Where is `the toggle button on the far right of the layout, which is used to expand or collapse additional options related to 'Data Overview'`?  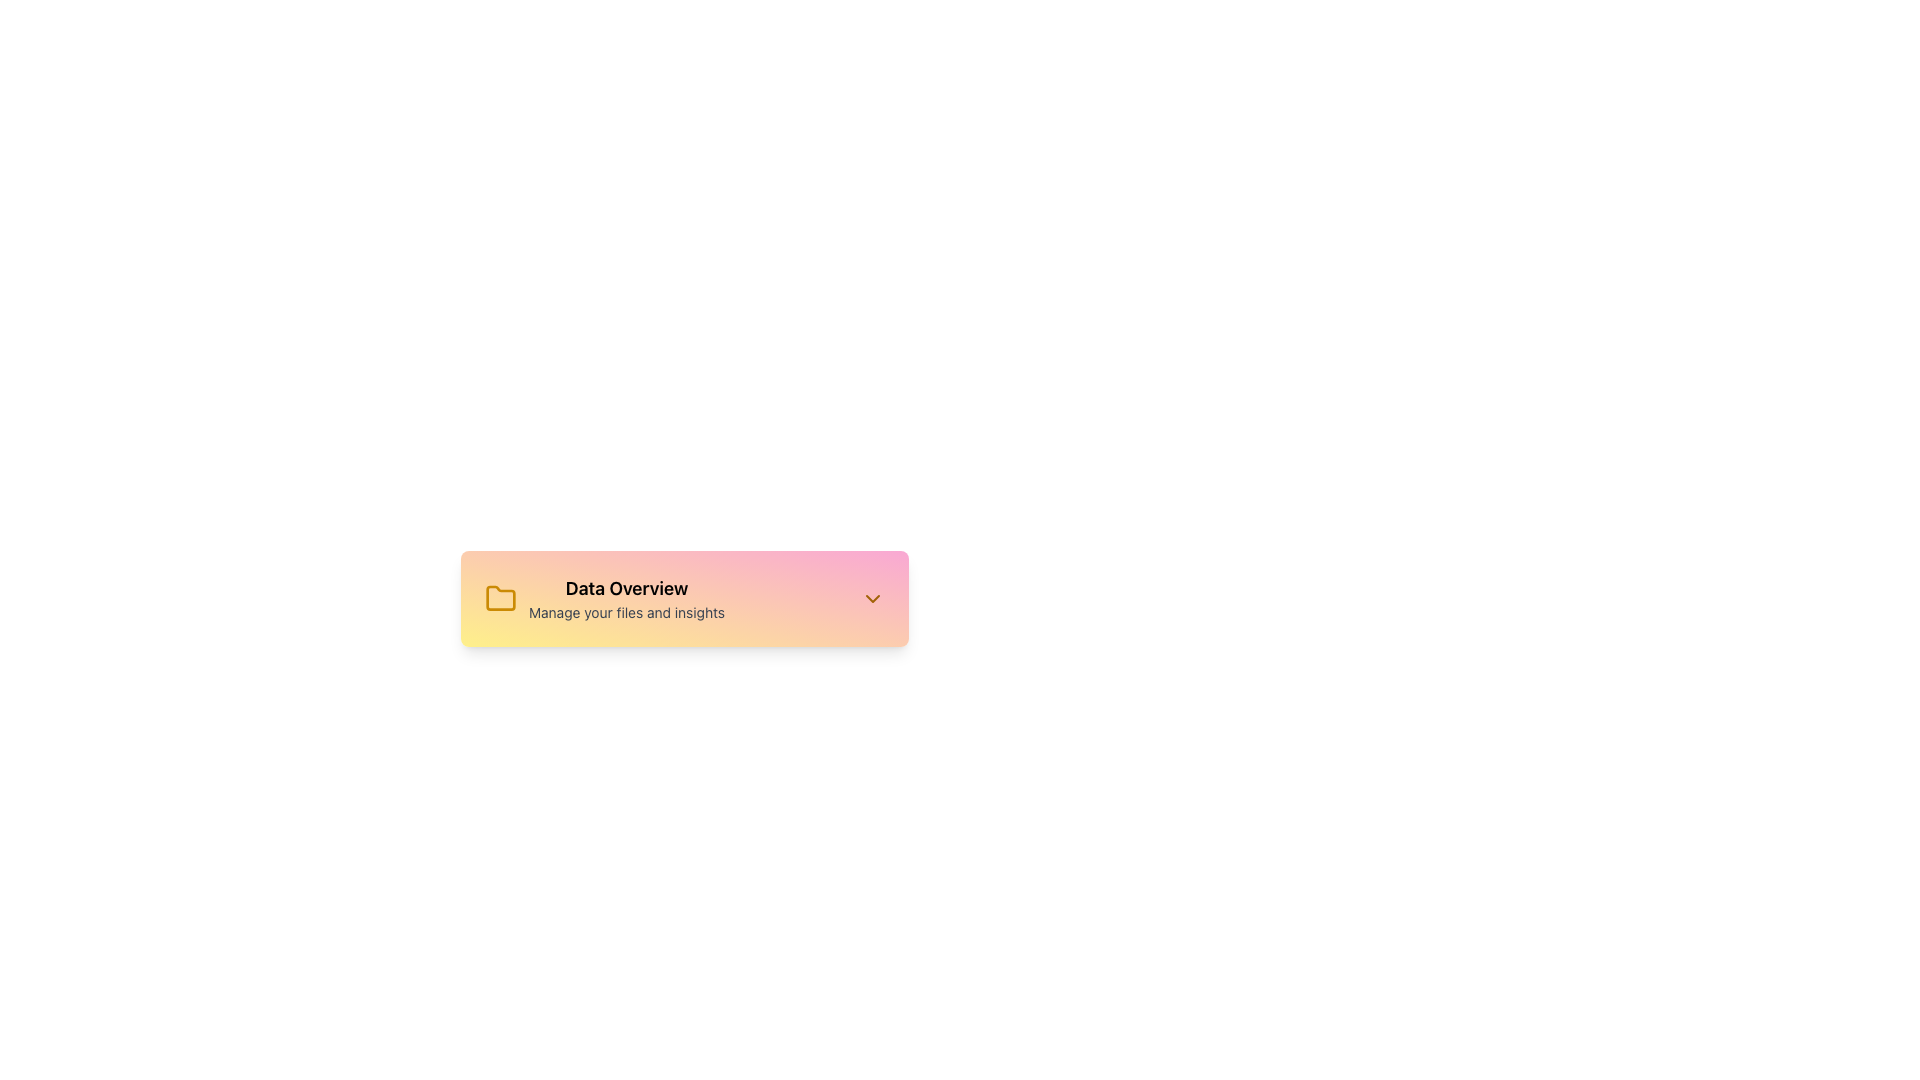 the toggle button on the far right of the layout, which is used to expand or collapse additional options related to 'Data Overview' is located at coordinates (873, 597).